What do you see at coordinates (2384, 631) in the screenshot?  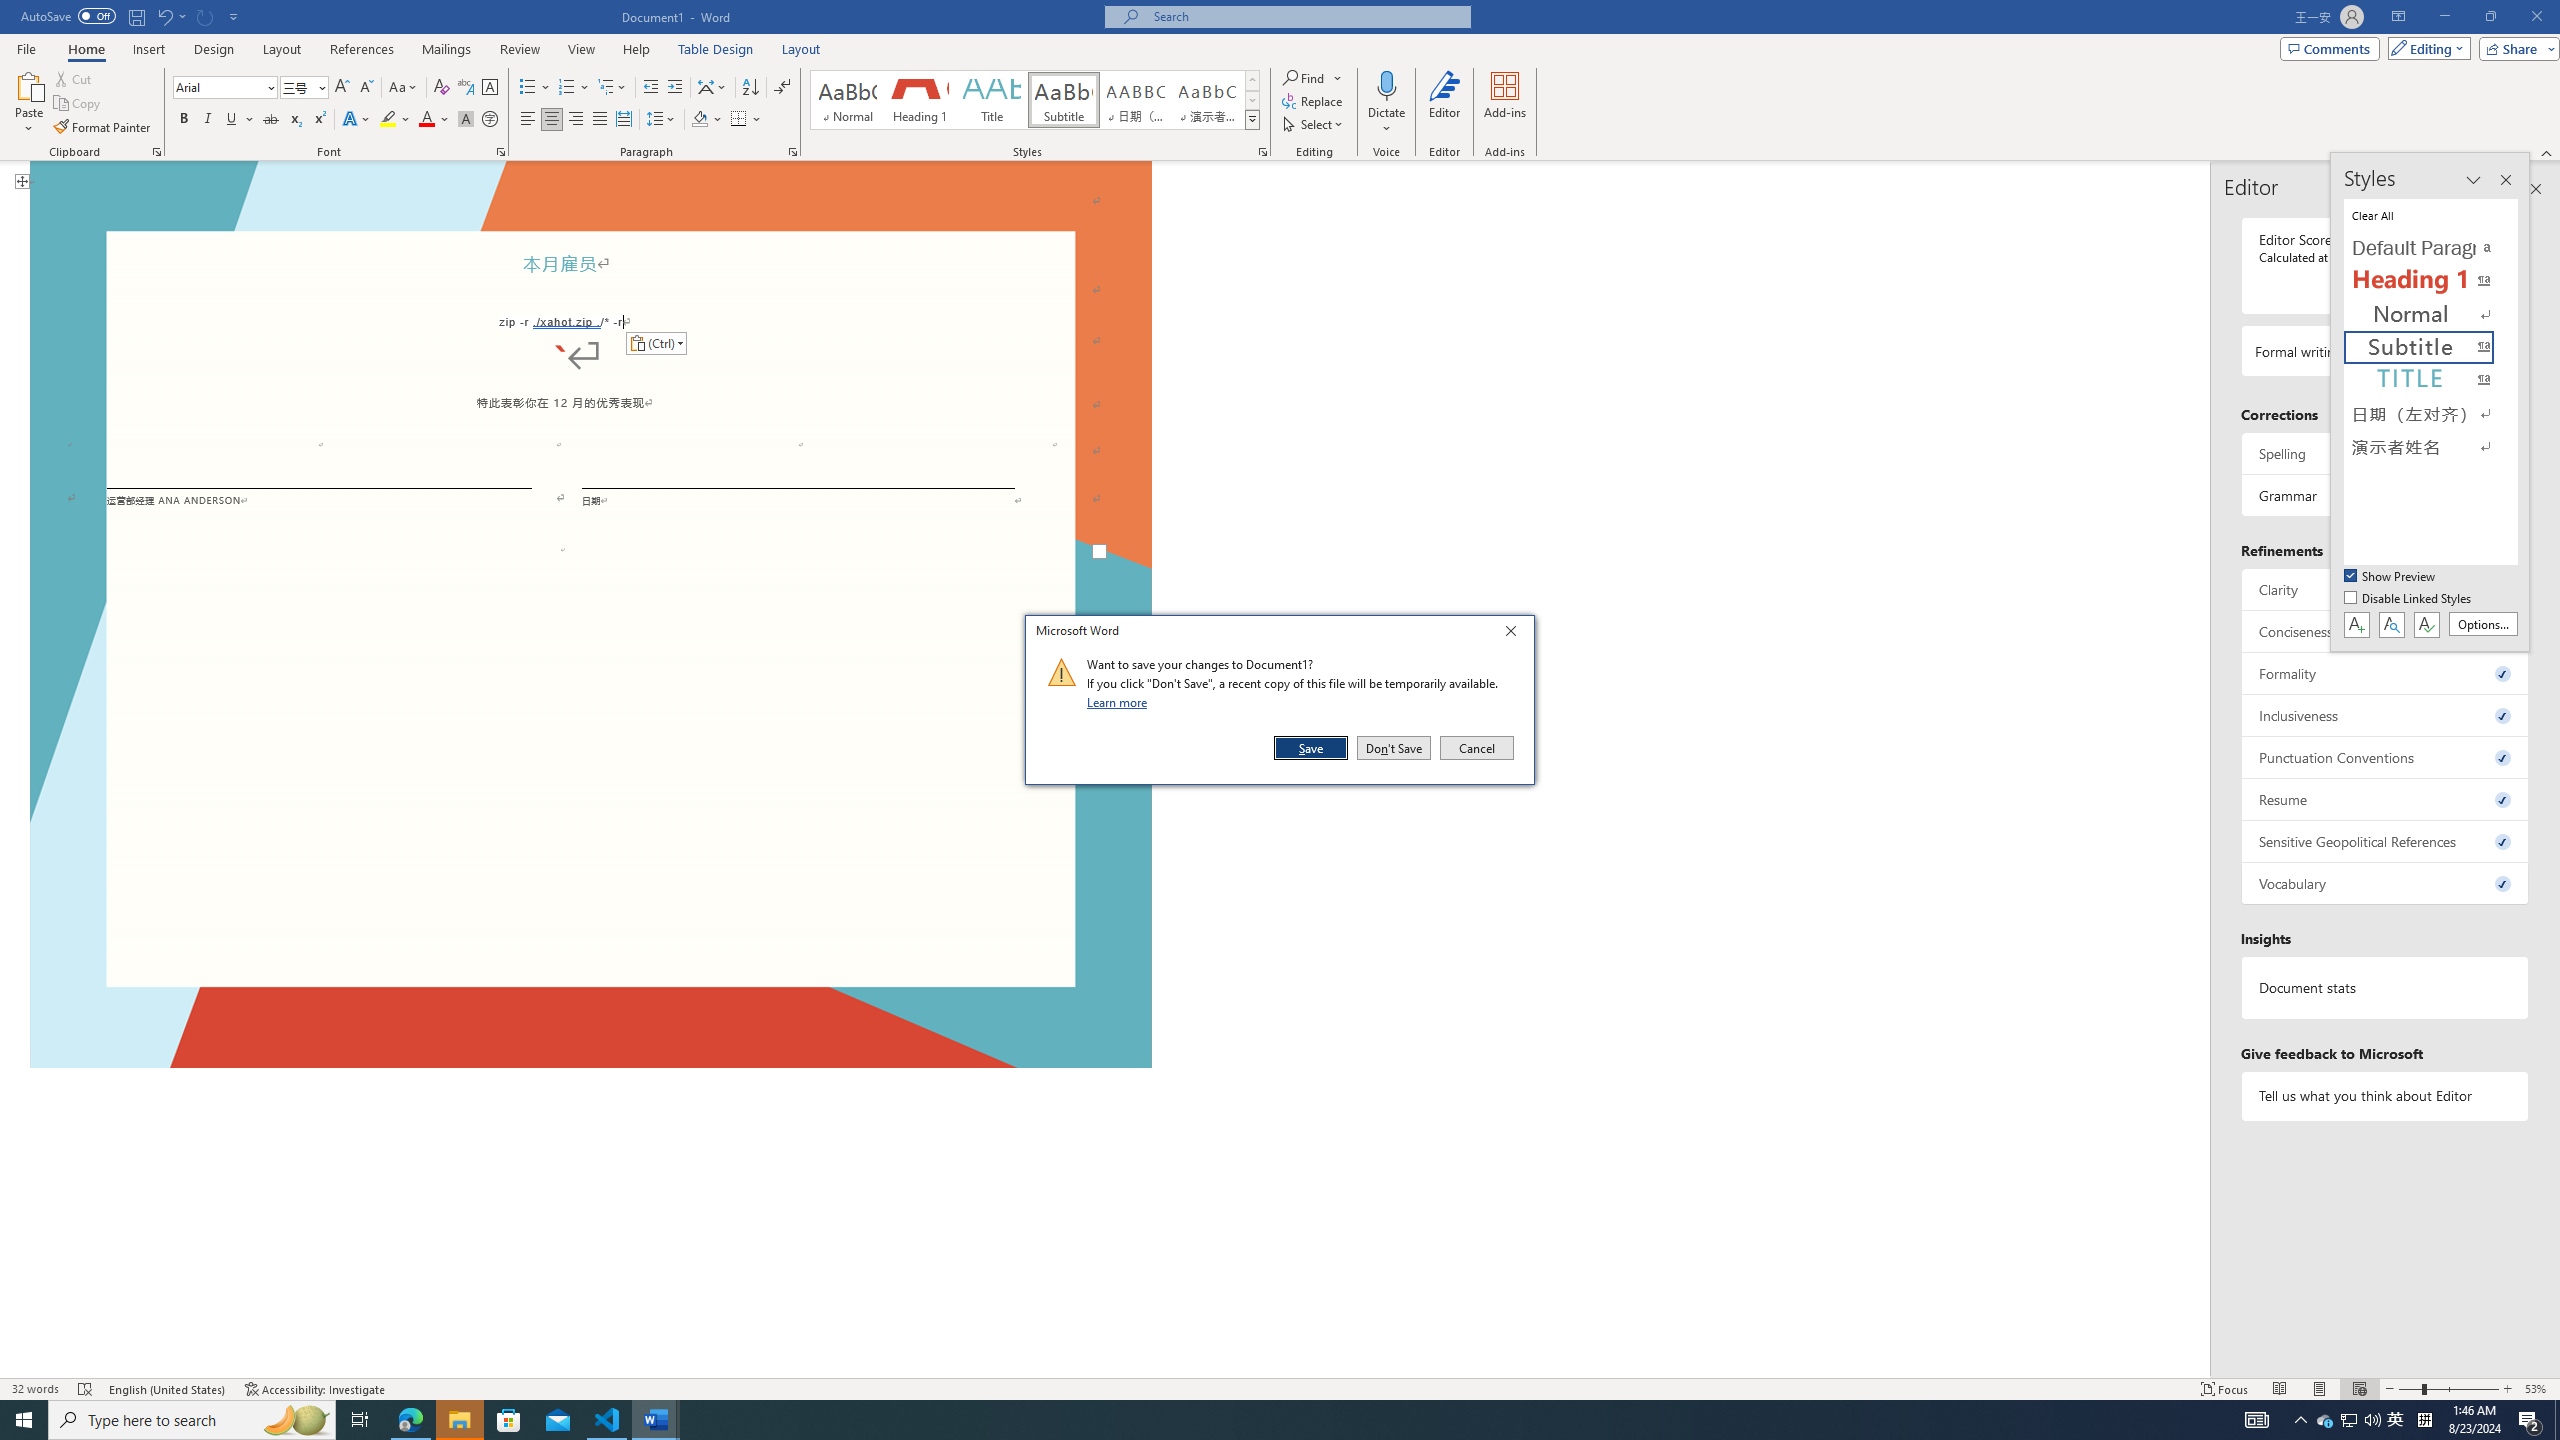 I see `'Conciseness, 0 issues. Press space or enter to review items.'` at bounding box center [2384, 631].